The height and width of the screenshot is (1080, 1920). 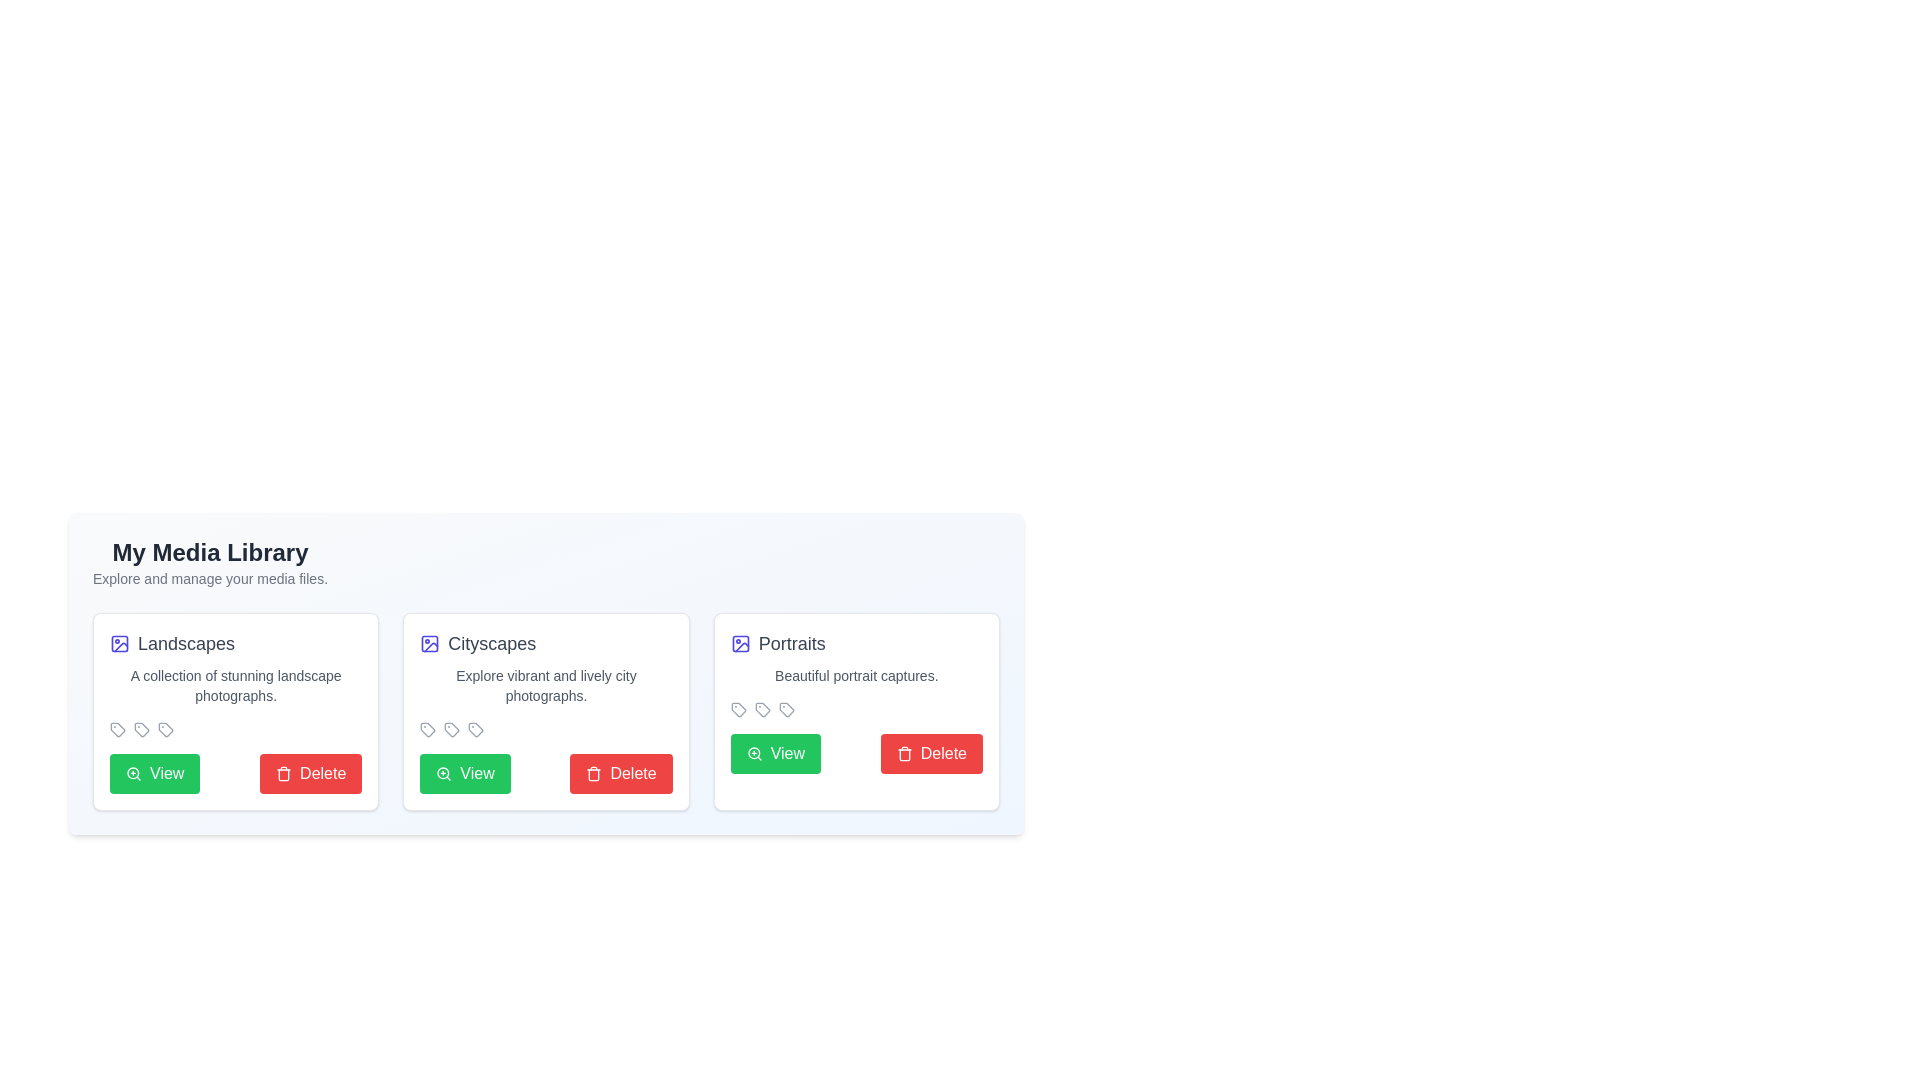 I want to click on the text block displaying the sentence 'Explore vibrant and lively city photographs.' located in the second card labeled 'Cityscapes', so click(x=546, y=685).